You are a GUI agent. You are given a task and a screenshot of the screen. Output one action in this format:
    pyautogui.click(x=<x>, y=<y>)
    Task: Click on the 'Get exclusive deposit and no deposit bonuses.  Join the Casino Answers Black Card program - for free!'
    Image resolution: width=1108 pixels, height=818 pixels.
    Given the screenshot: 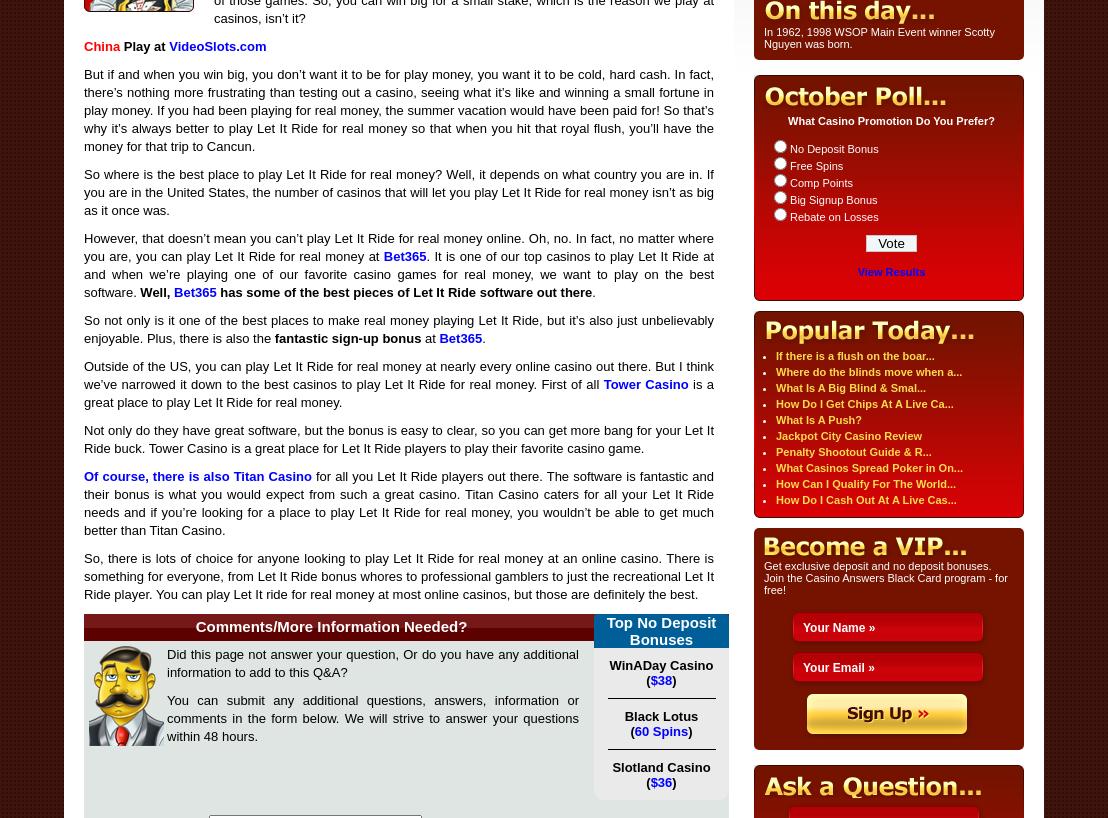 What is the action you would take?
    pyautogui.click(x=763, y=576)
    